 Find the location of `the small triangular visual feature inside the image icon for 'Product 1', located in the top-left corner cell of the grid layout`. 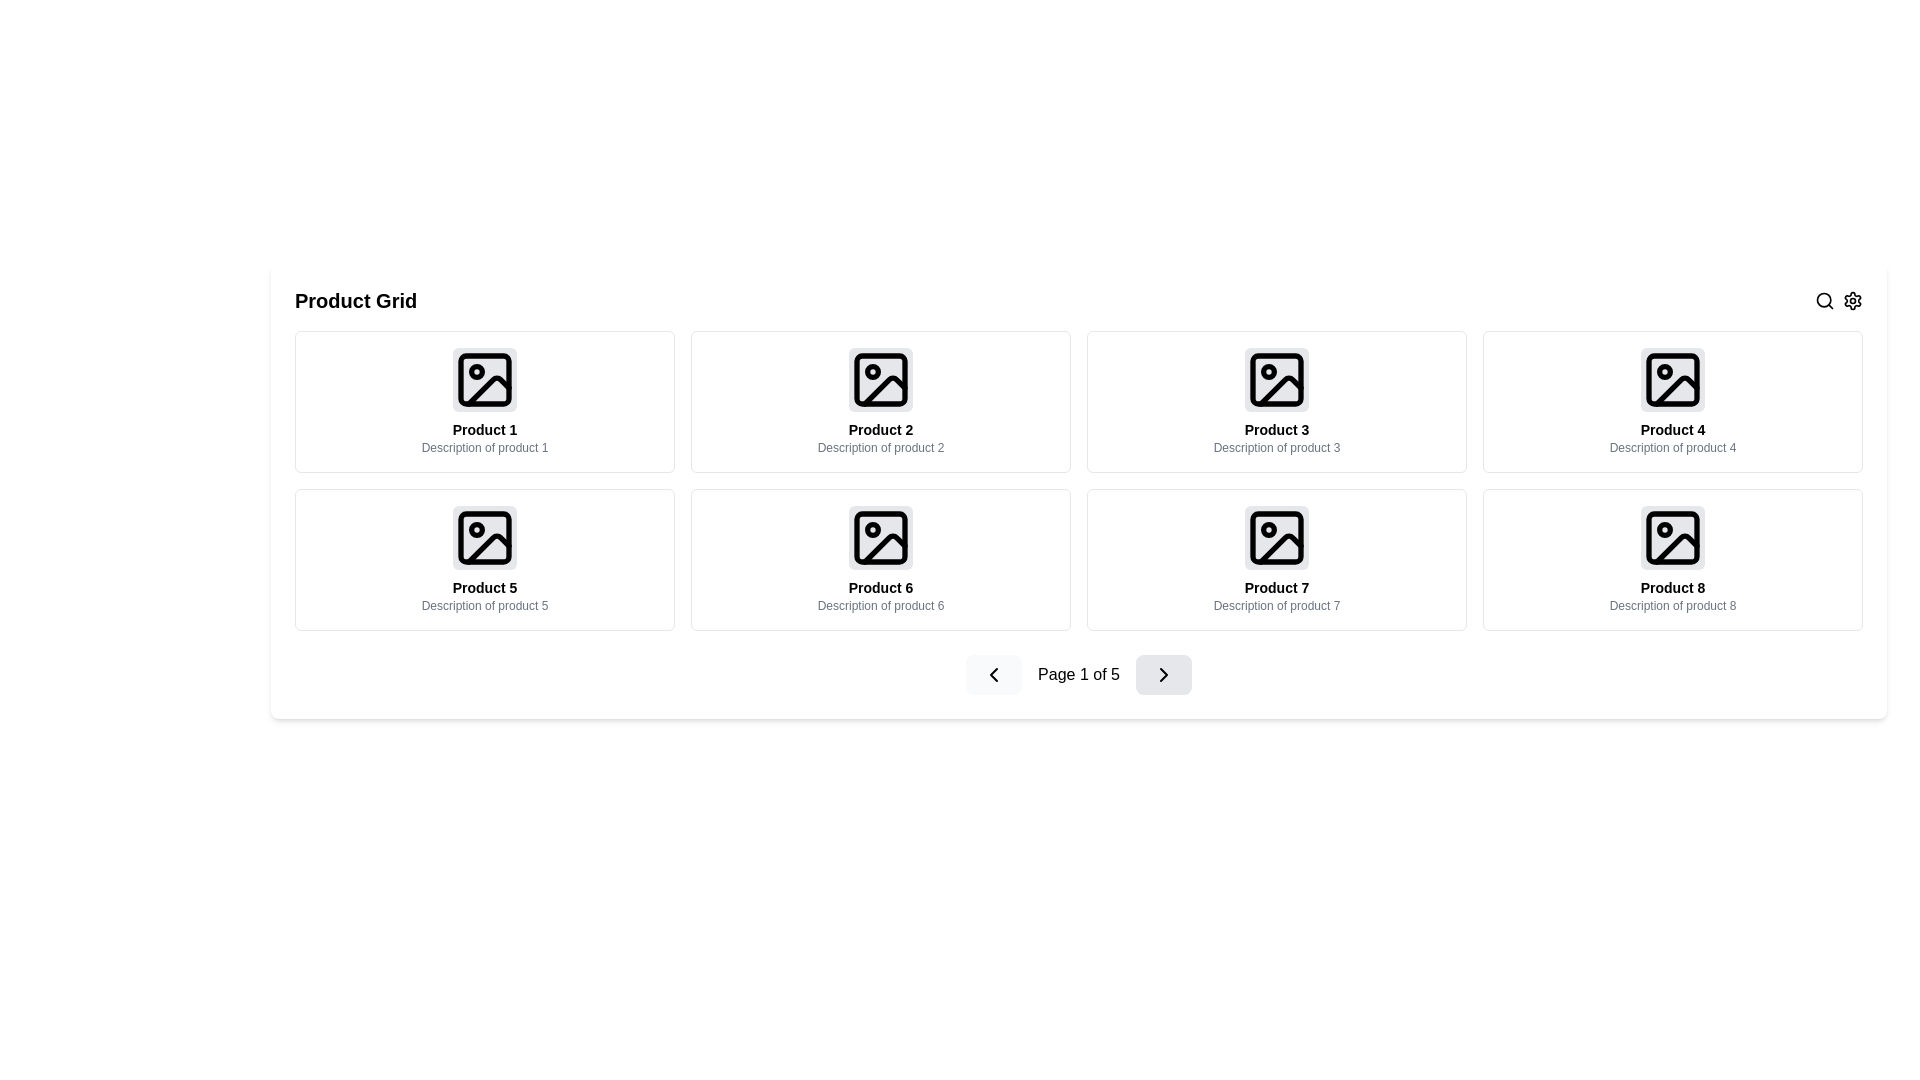

the small triangular visual feature inside the image icon for 'Product 1', located in the top-left corner cell of the grid layout is located at coordinates (489, 390).